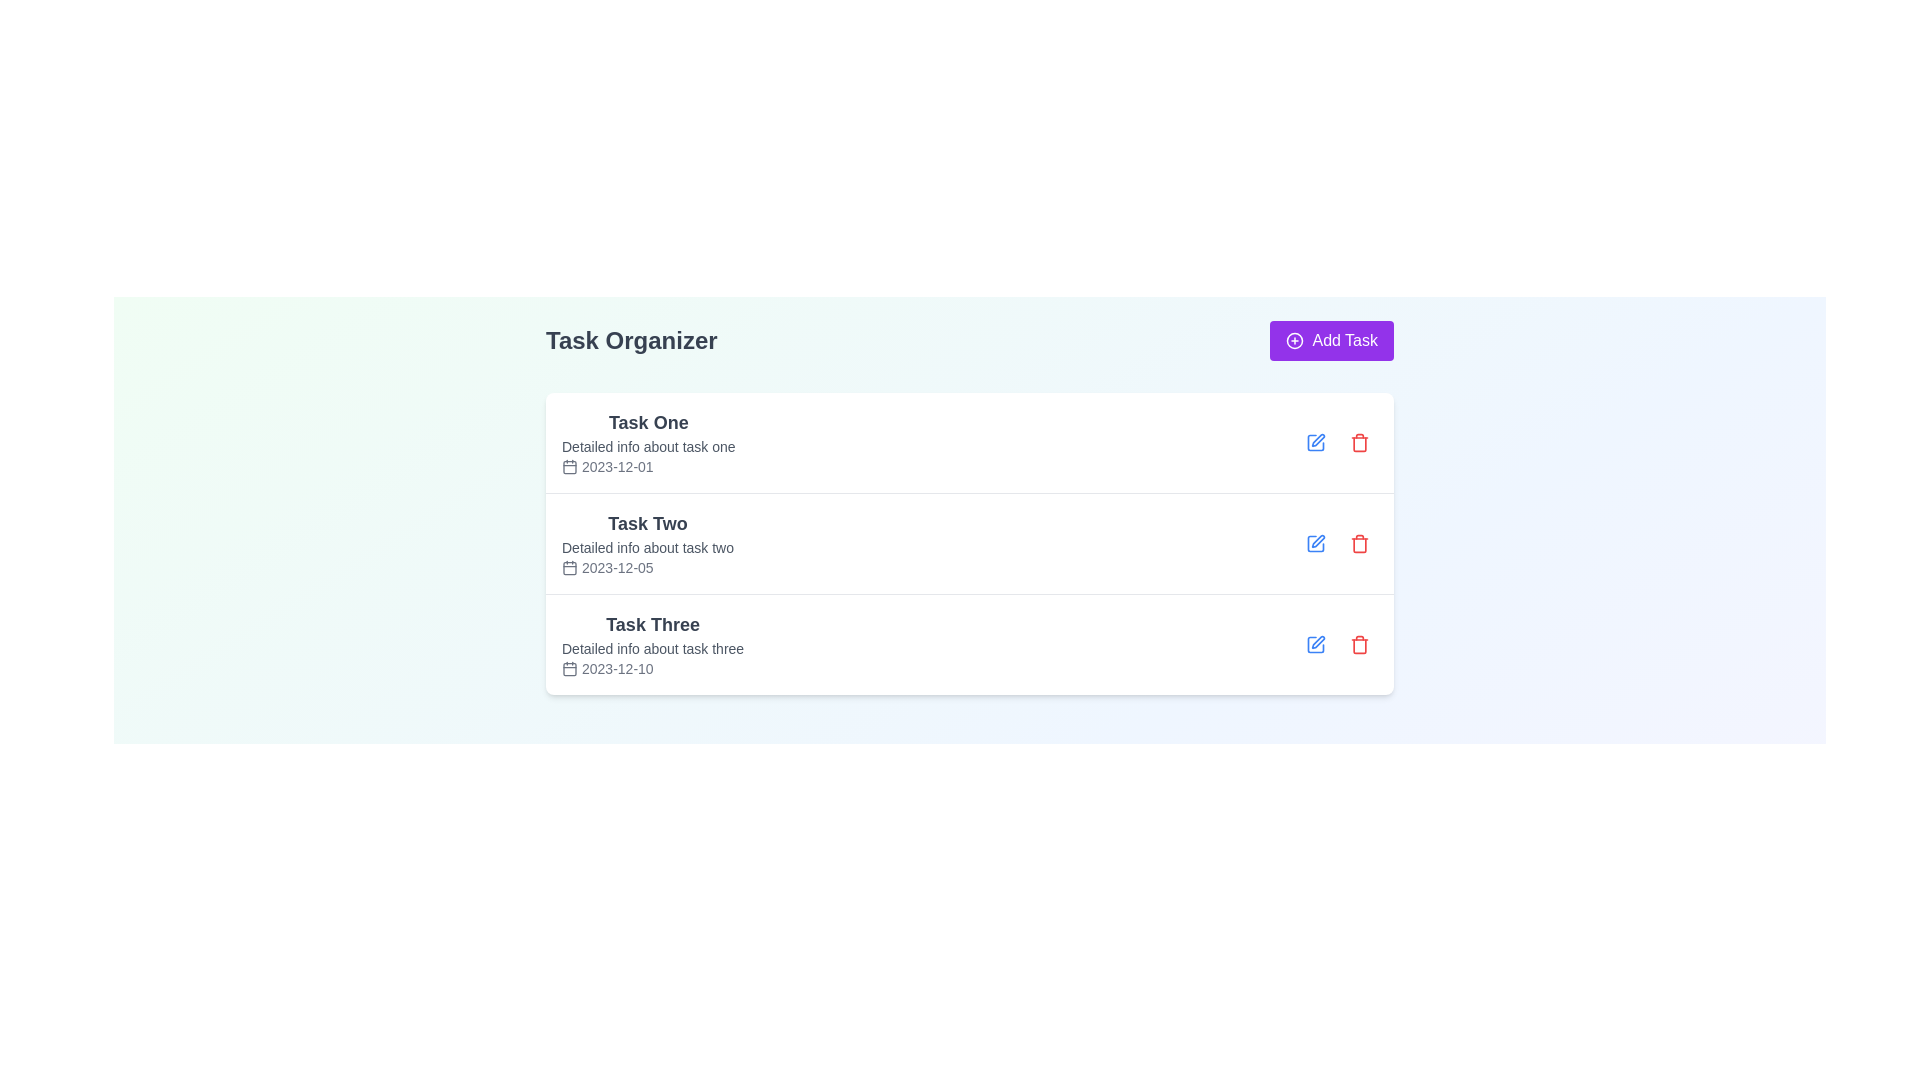  Describe the element at coordinates (648, 547) in the screenshot. I see `the text label displaying 'Detailed info about task two', which is located below the 'Task Two' heading and above the task's date, centrally aligned within the task block` at that location.